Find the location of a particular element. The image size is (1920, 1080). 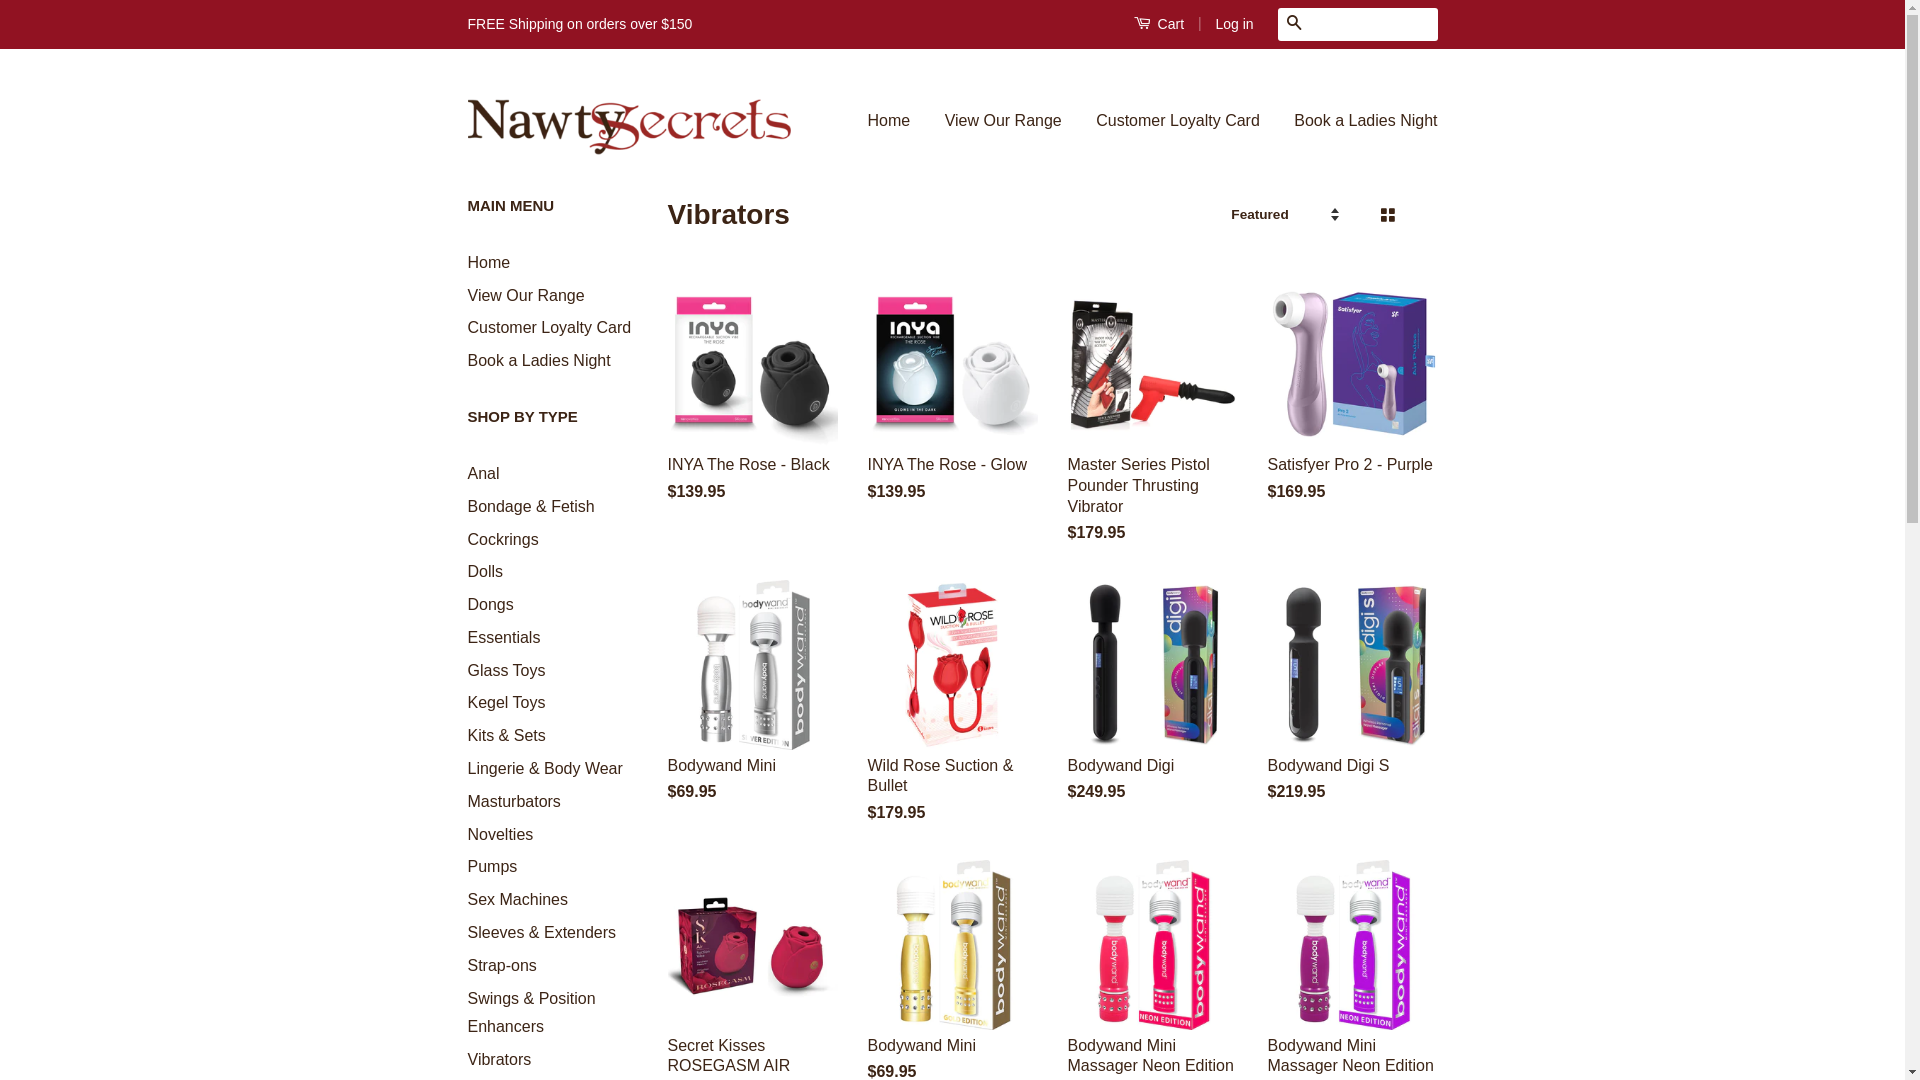

'Pumps' is located at coordinates (493, 865).